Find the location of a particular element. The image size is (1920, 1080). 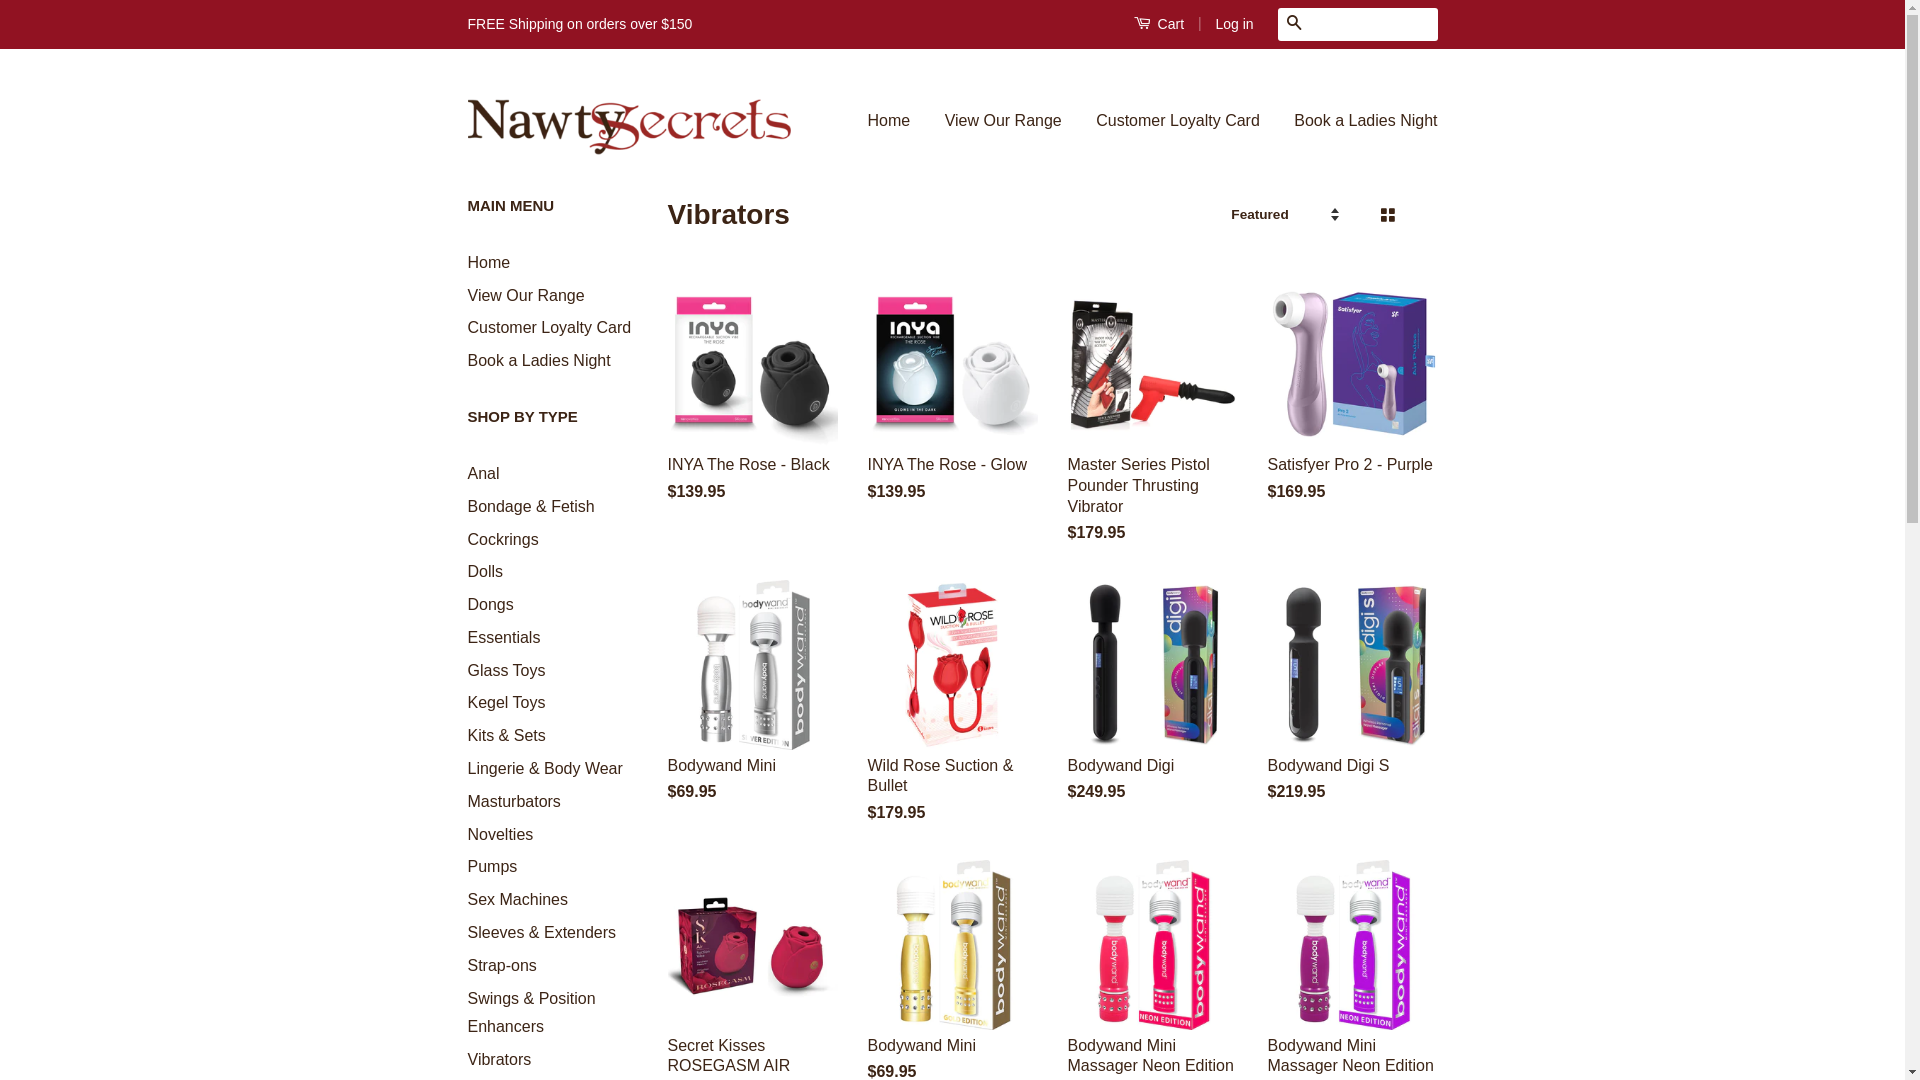

'Pumps' is located at coordinates (493, 865).